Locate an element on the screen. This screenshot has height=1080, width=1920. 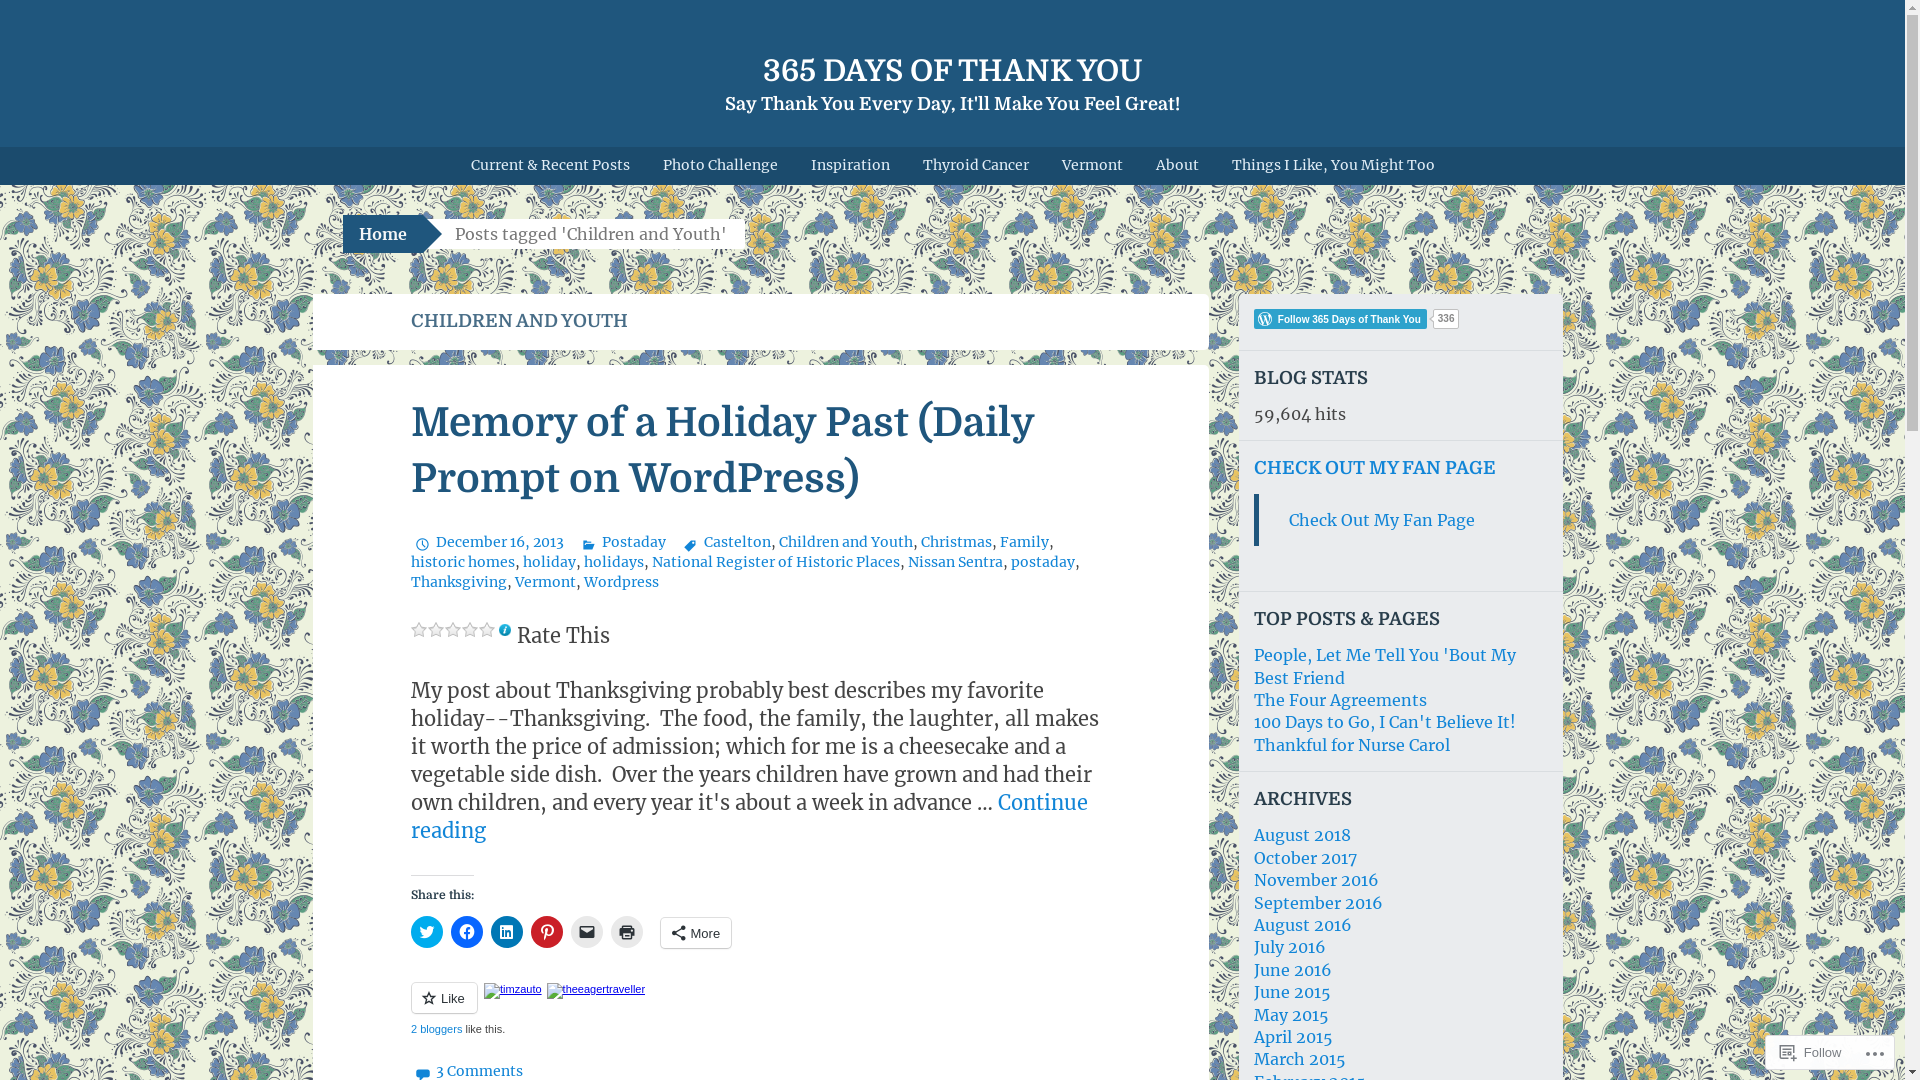
'CHECK OUT MY FAN PAGE' is located at coordinates (1373, 467).